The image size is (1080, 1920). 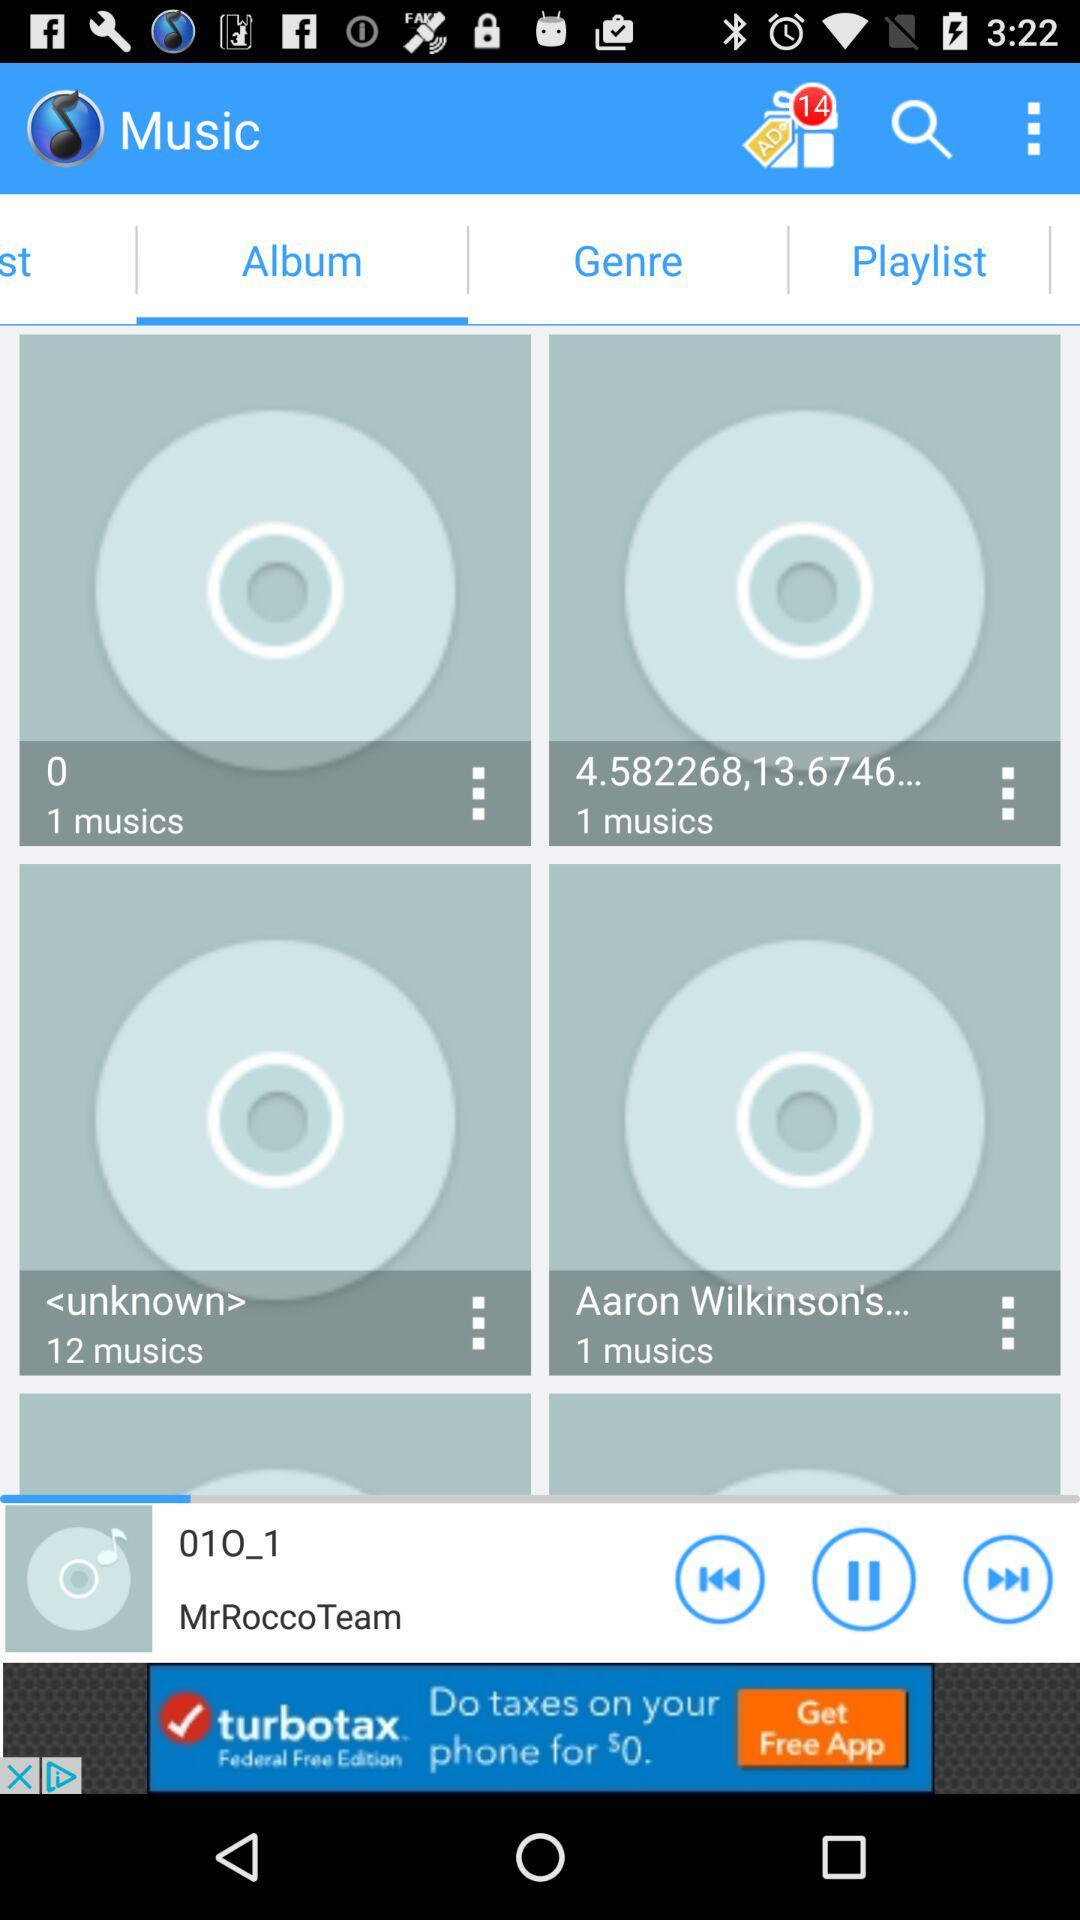 What do you see at coordinates (863, 1577) in the screenshot?
I see `pause audio` at bounding box center [863, 1577].